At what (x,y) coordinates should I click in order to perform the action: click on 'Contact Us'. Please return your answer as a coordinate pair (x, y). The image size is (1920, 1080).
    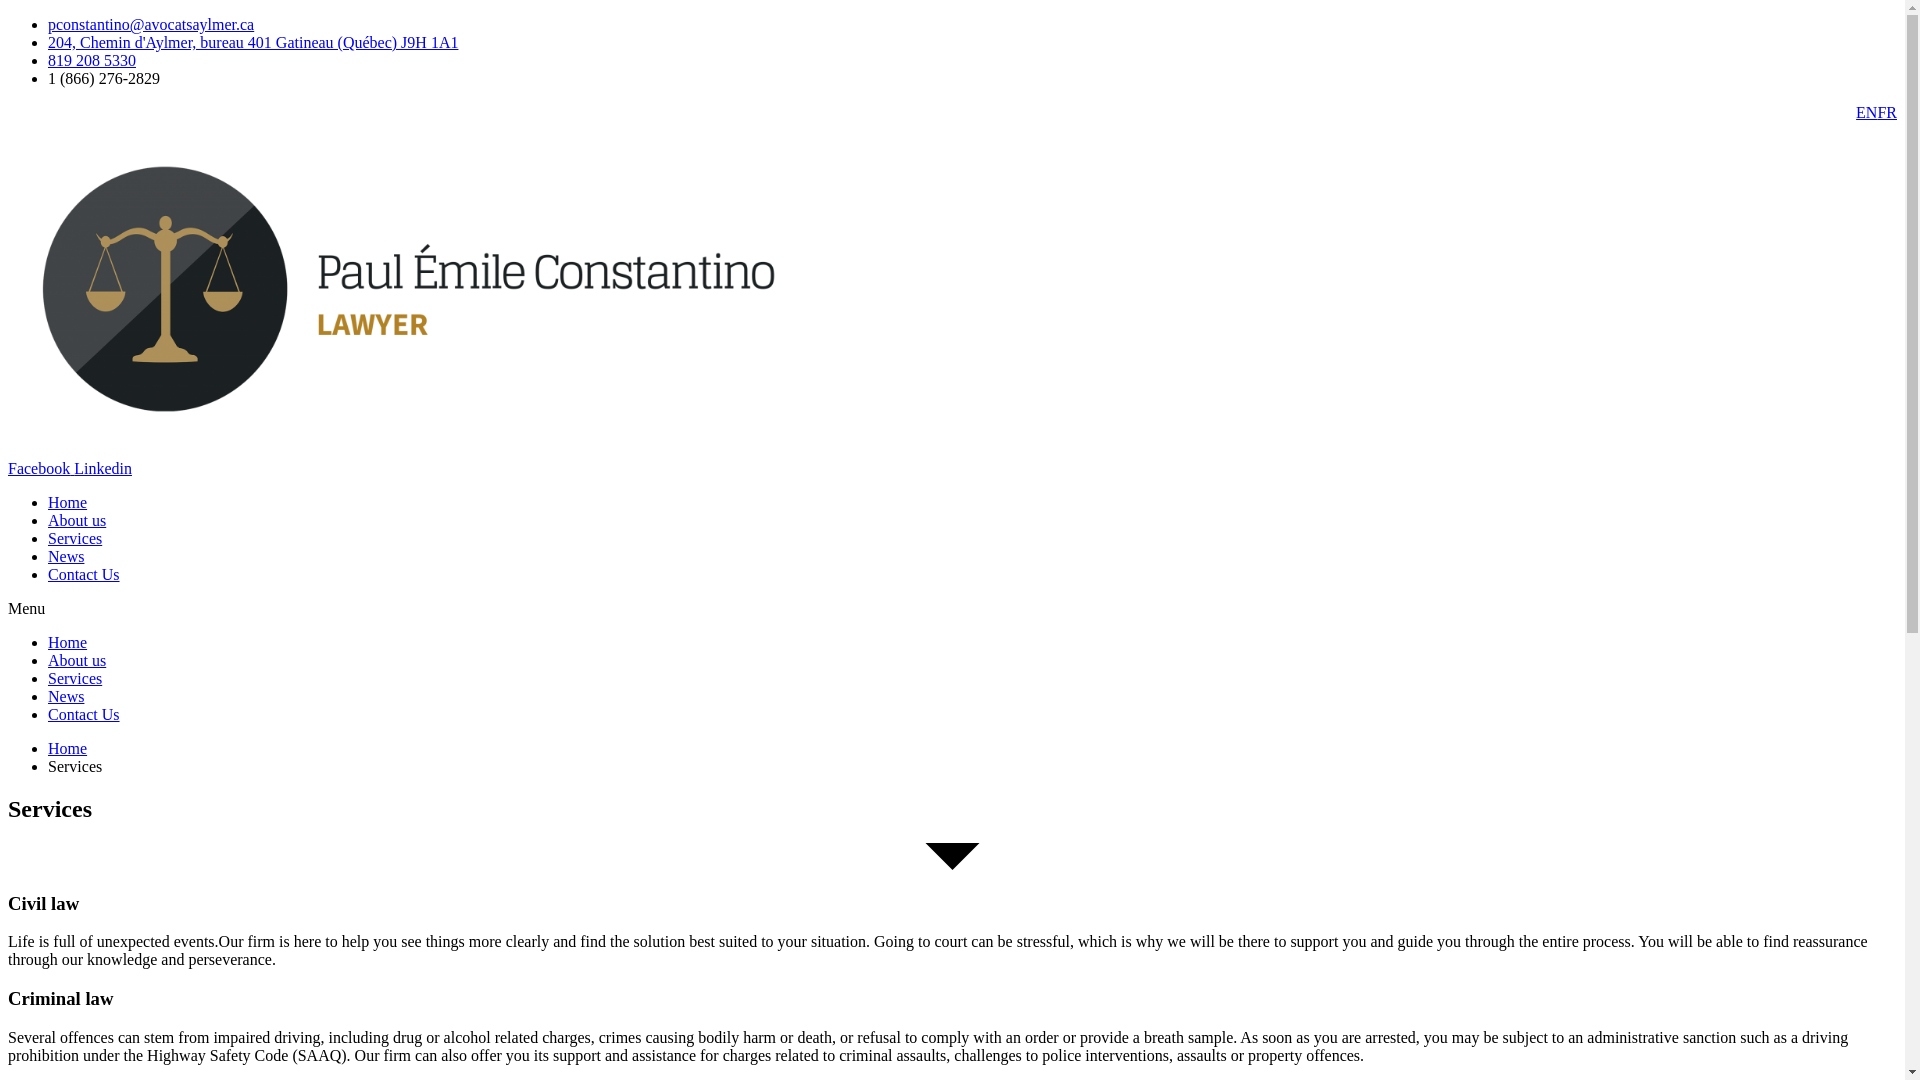
    Looking at the image, I should click on (82, 574).